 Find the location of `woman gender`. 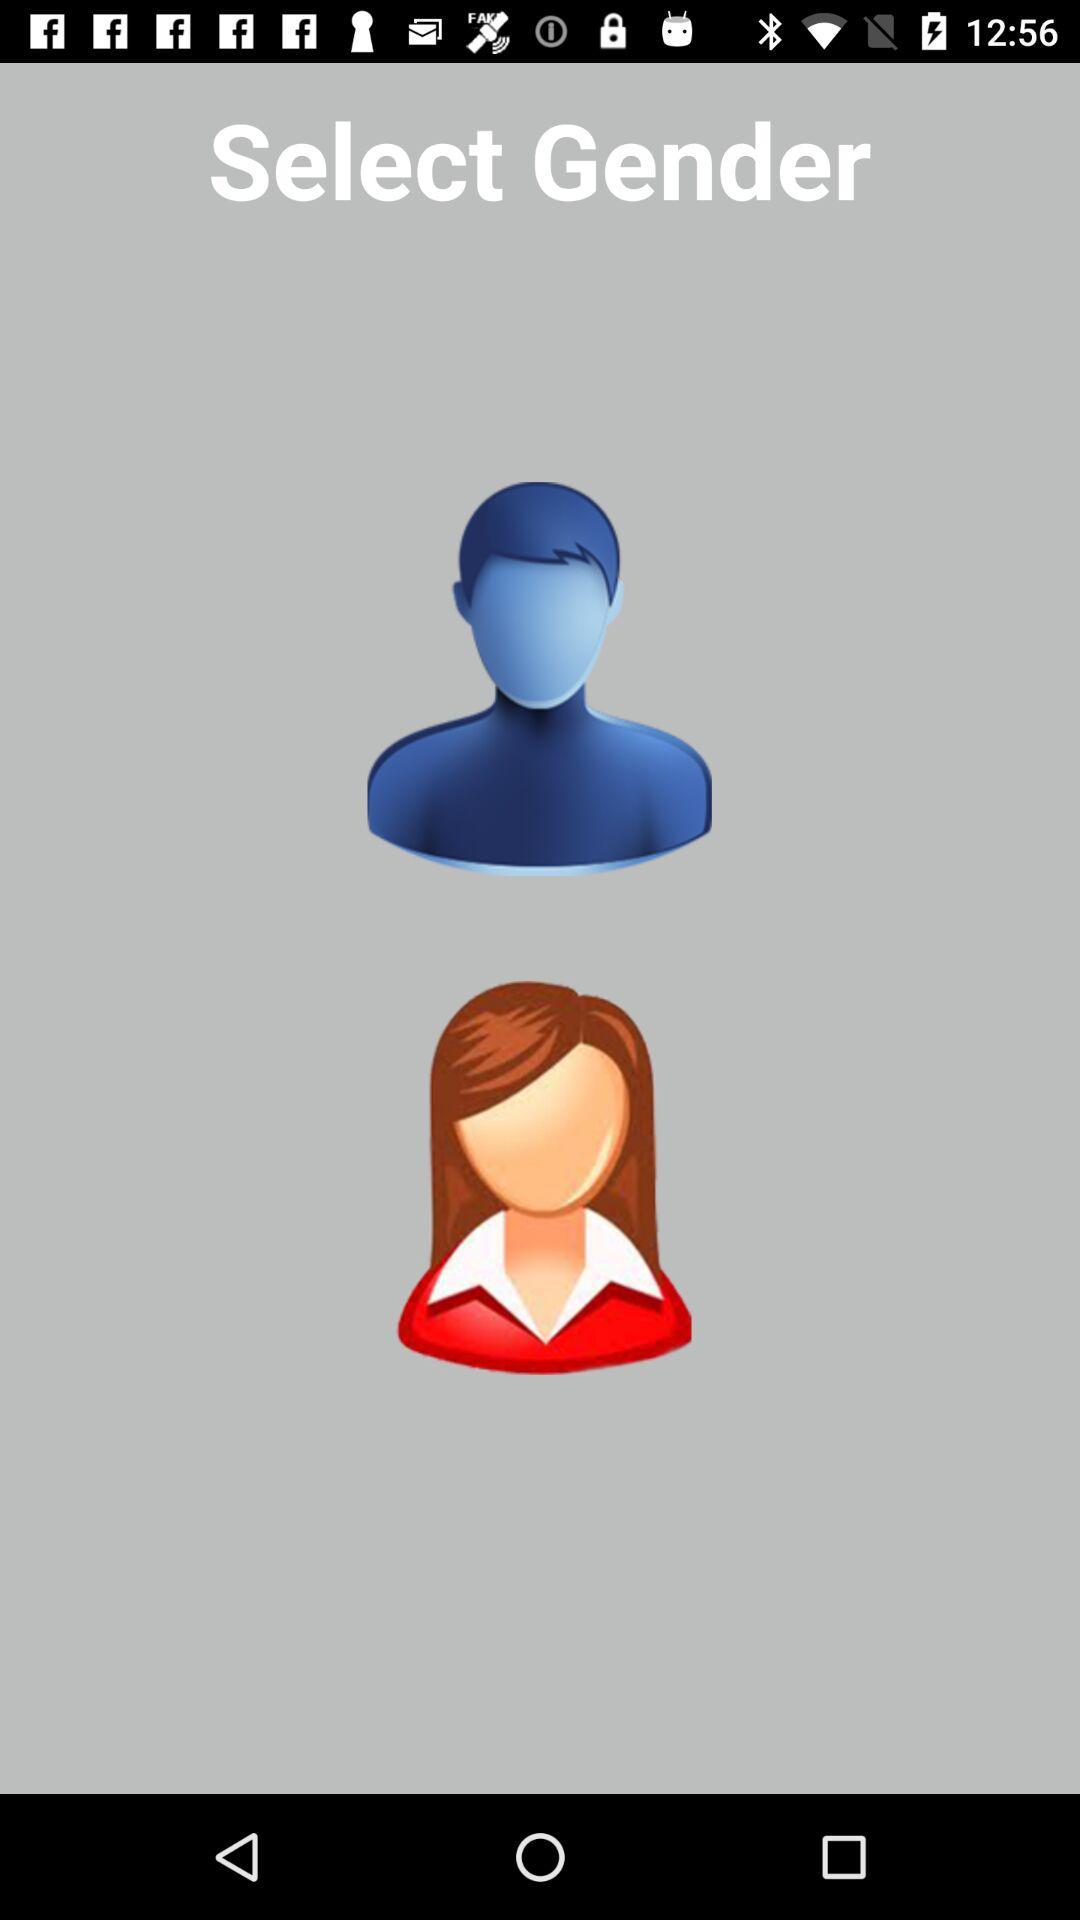

woman gender is located at coordinates (538, 1177).